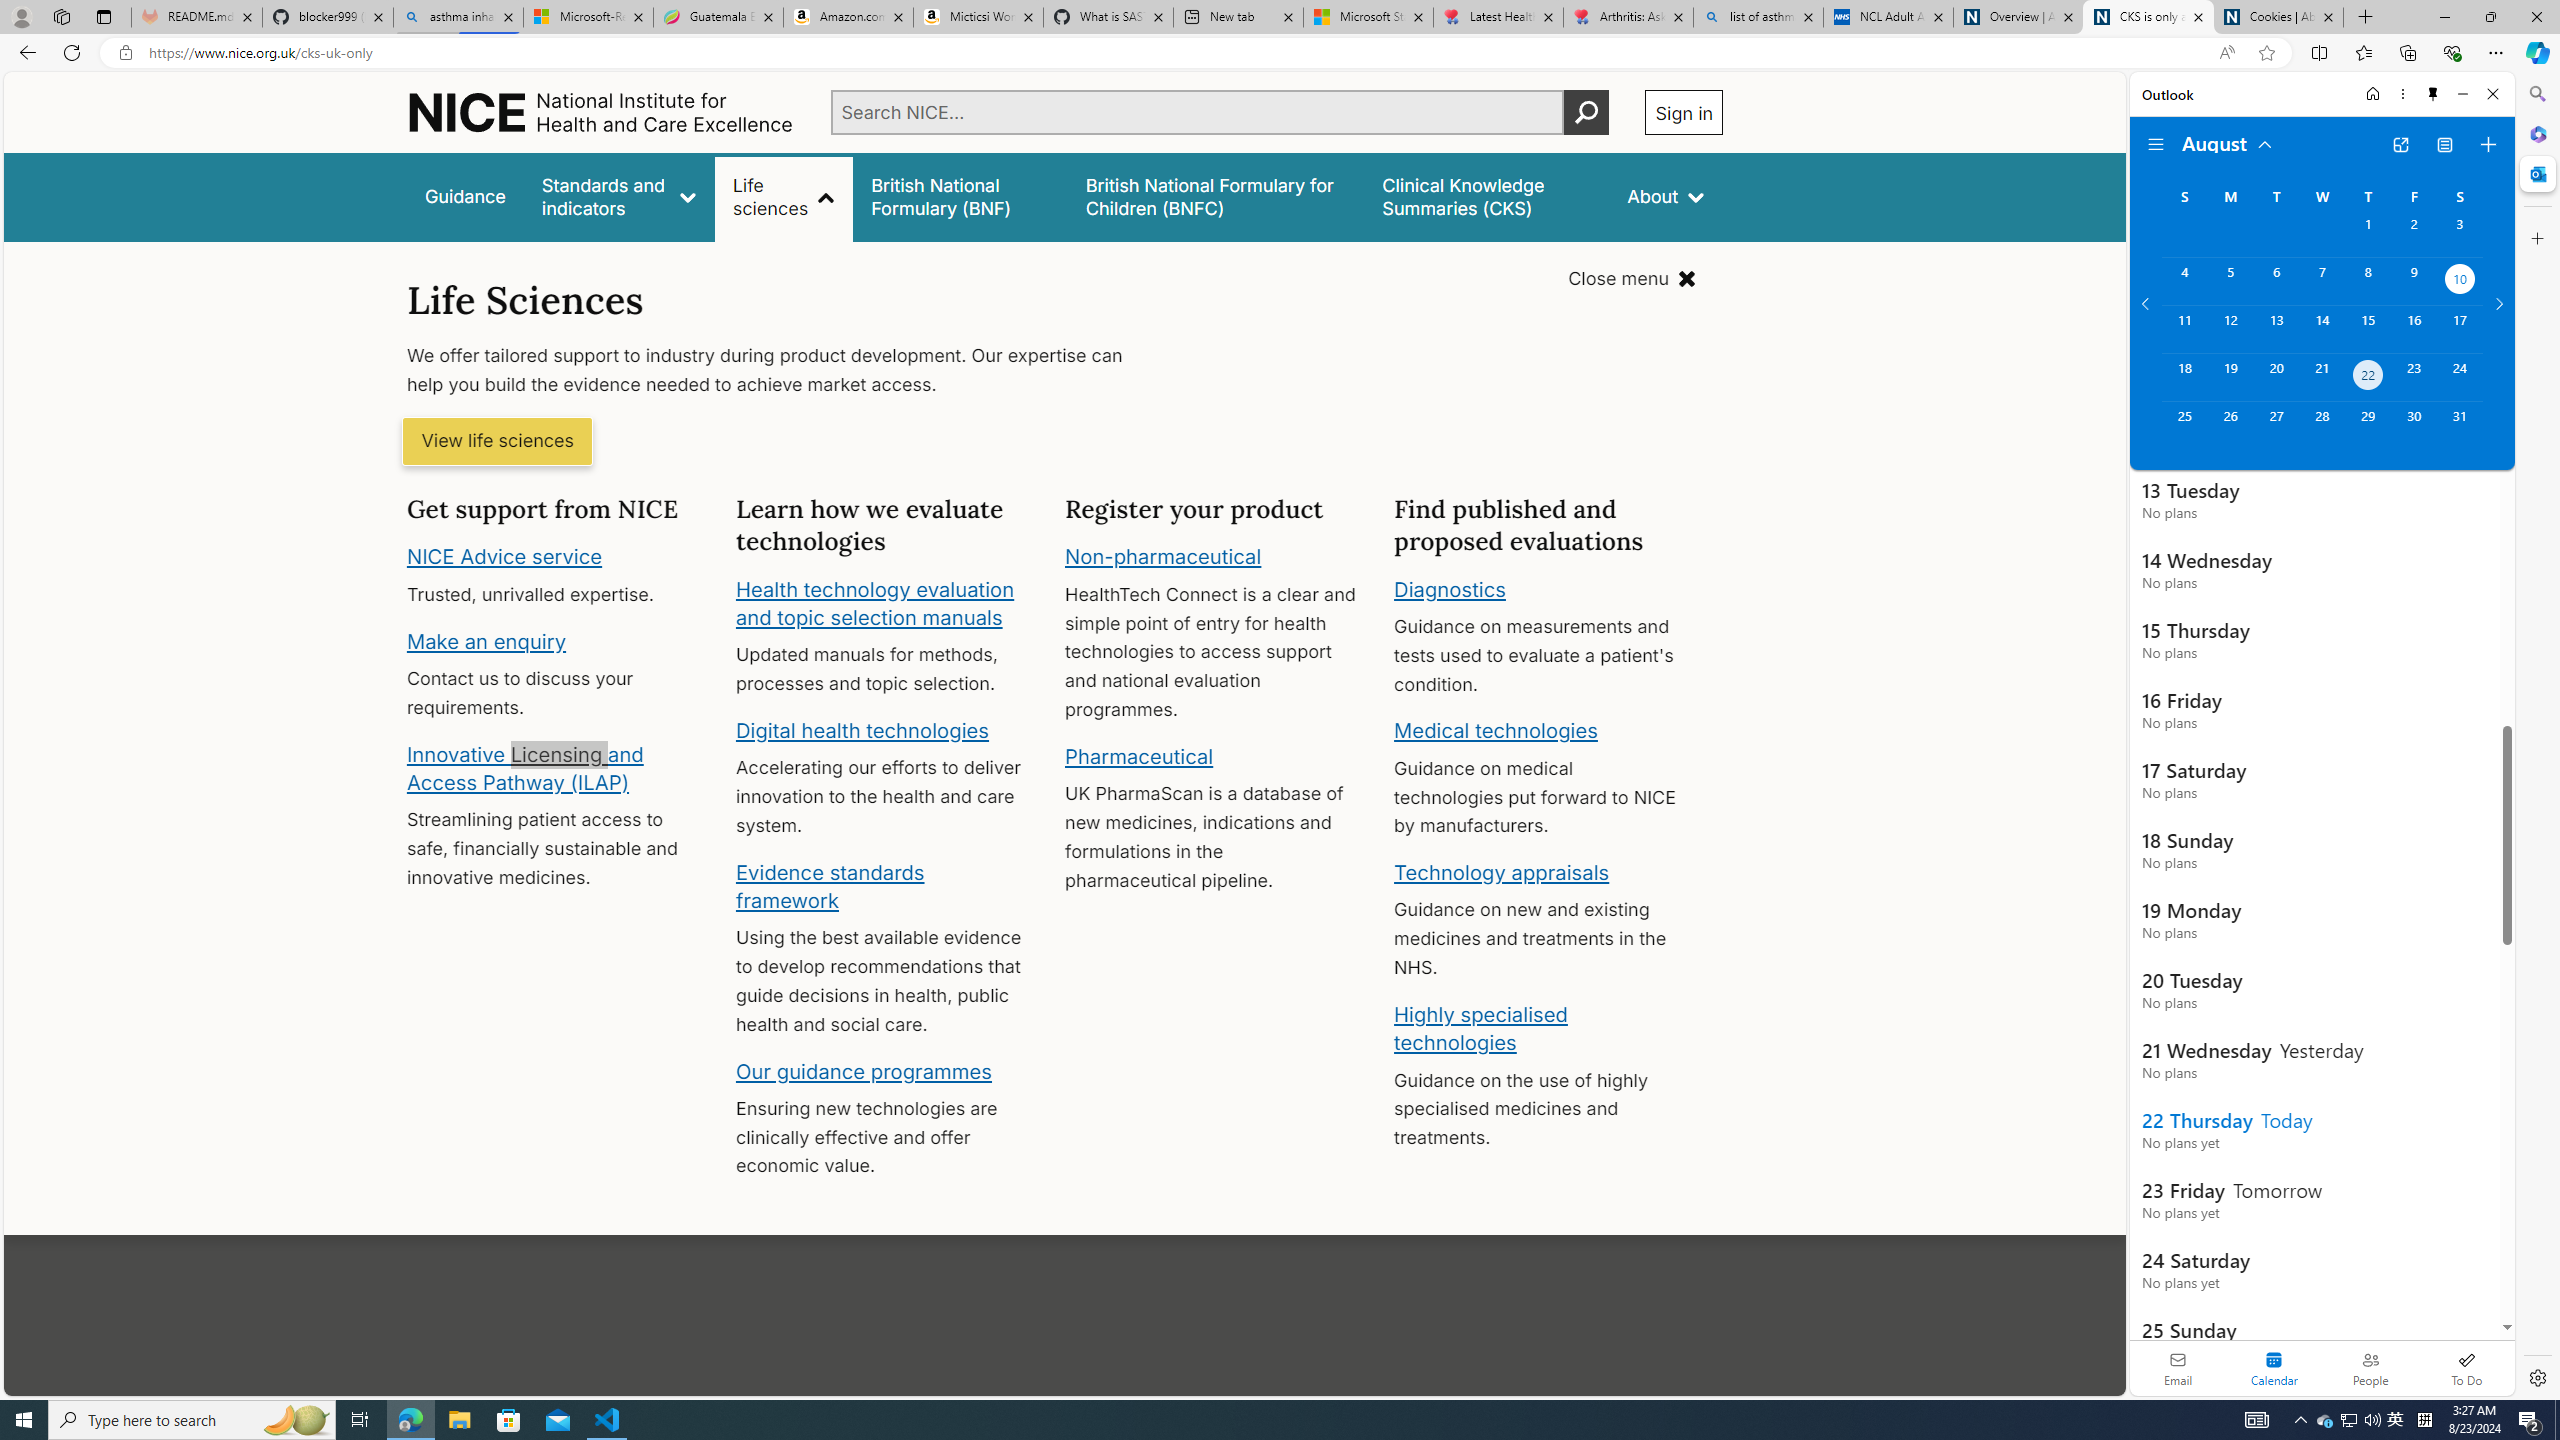 The image size is (2560, 1440). What do you see at coordinates (1757, 16) in the screenshot?
I see `'list of asthma inhalers uk - Search'` at bounding box center [1757, 16].